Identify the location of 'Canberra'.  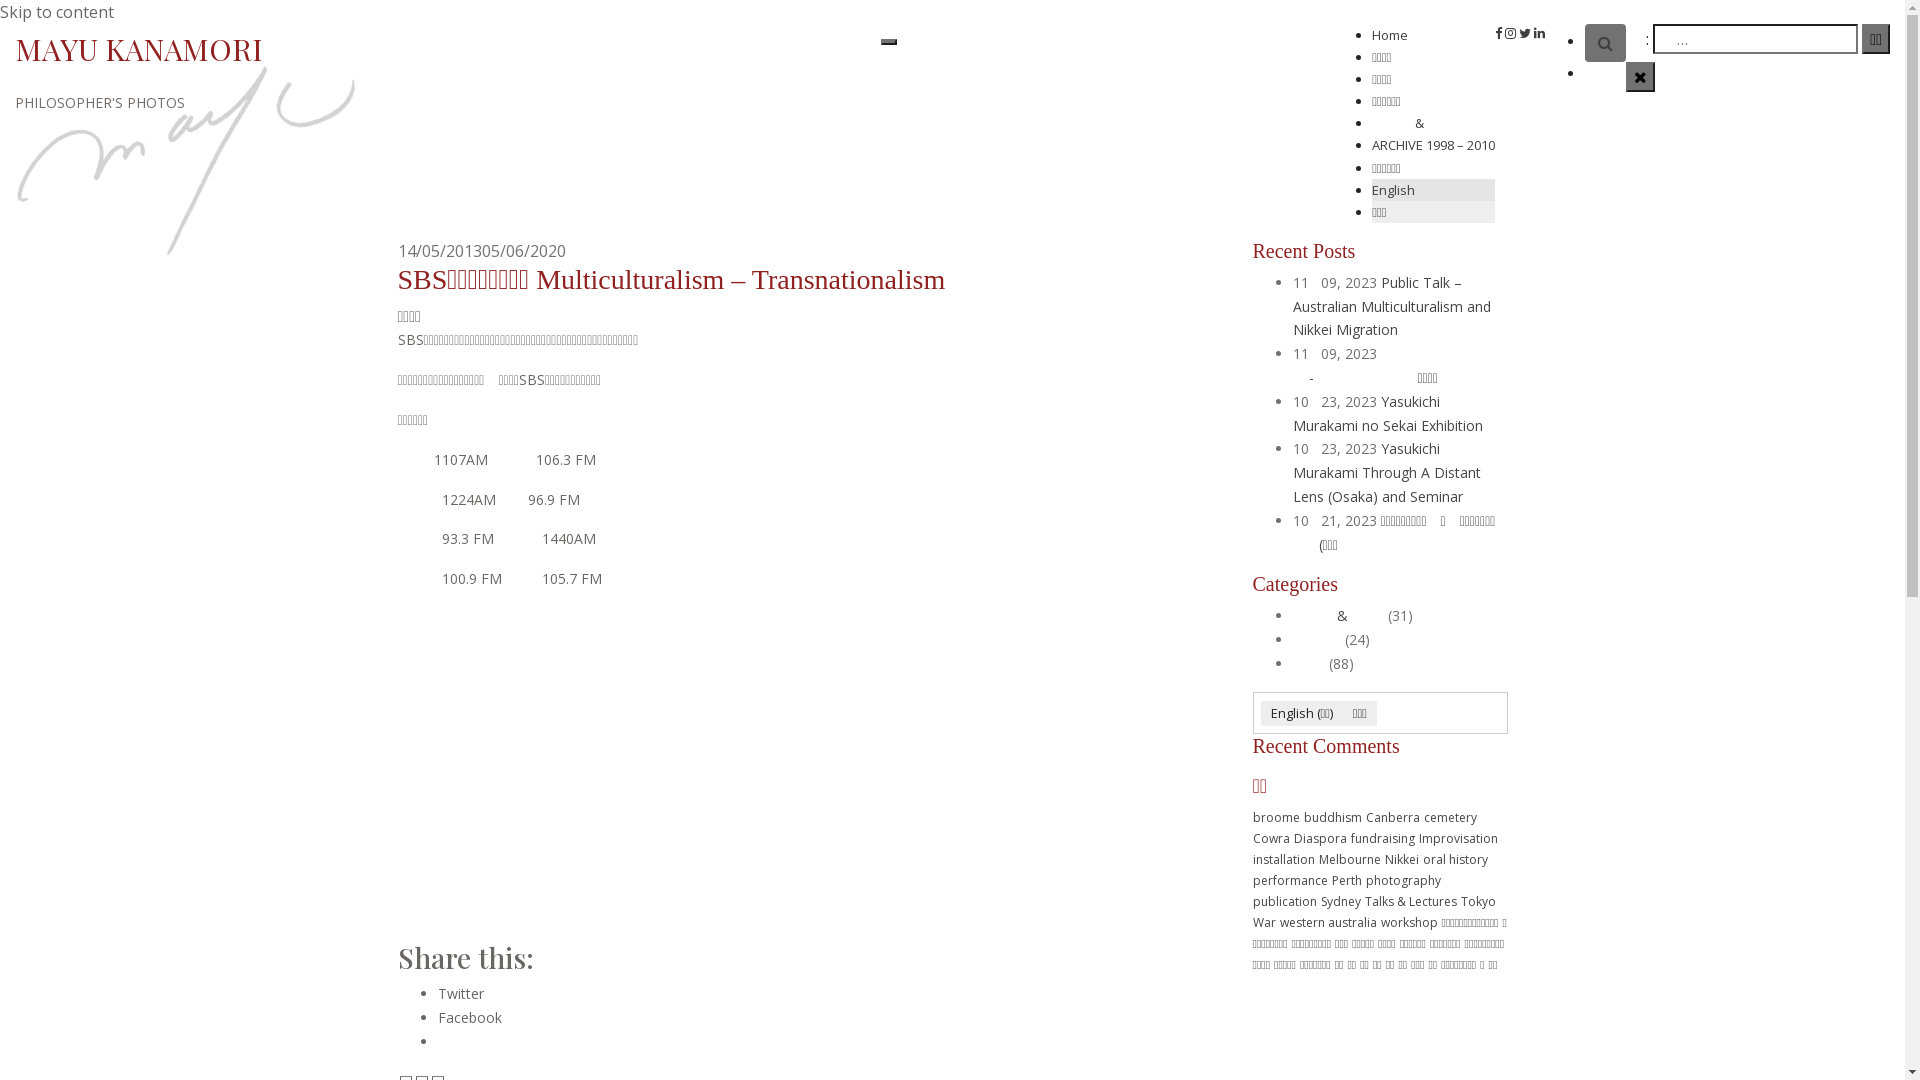
(1391, 817).